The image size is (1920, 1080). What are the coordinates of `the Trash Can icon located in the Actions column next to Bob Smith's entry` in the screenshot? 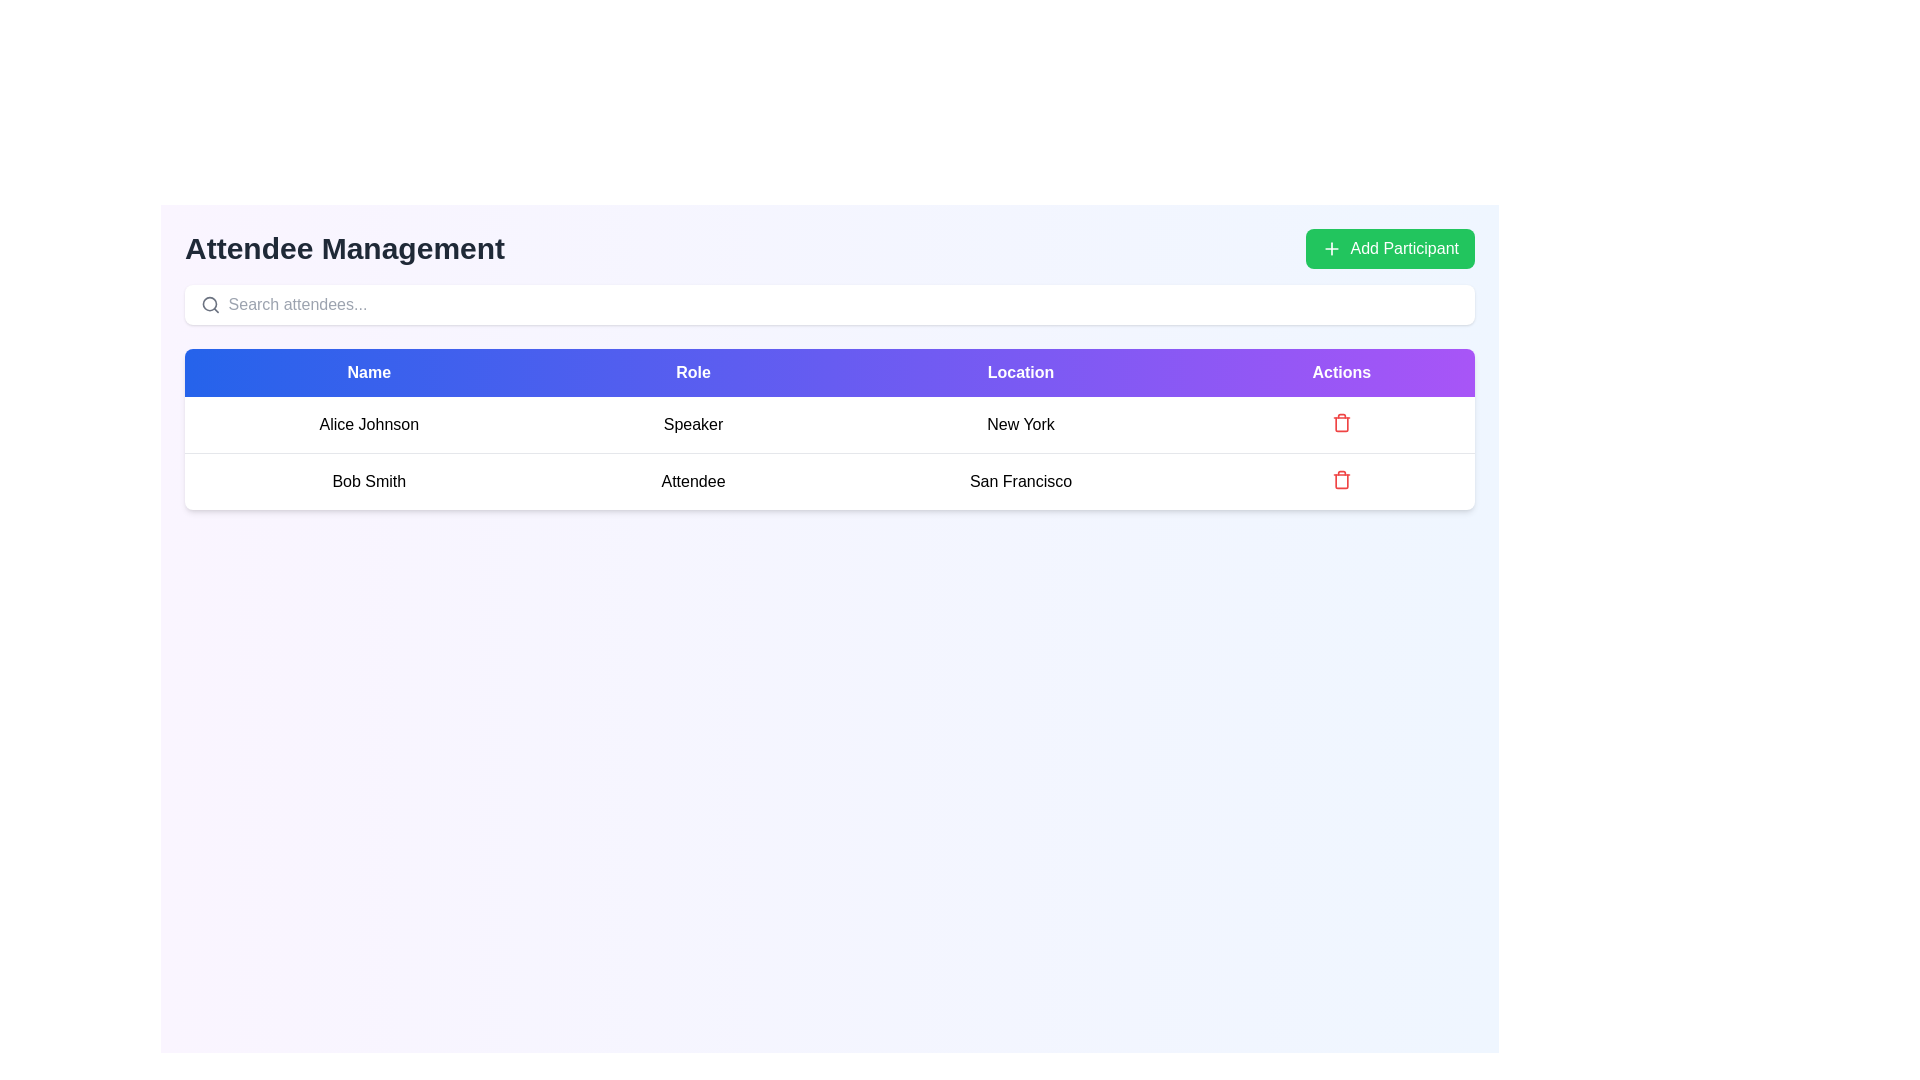 It's located at (1341, 481).